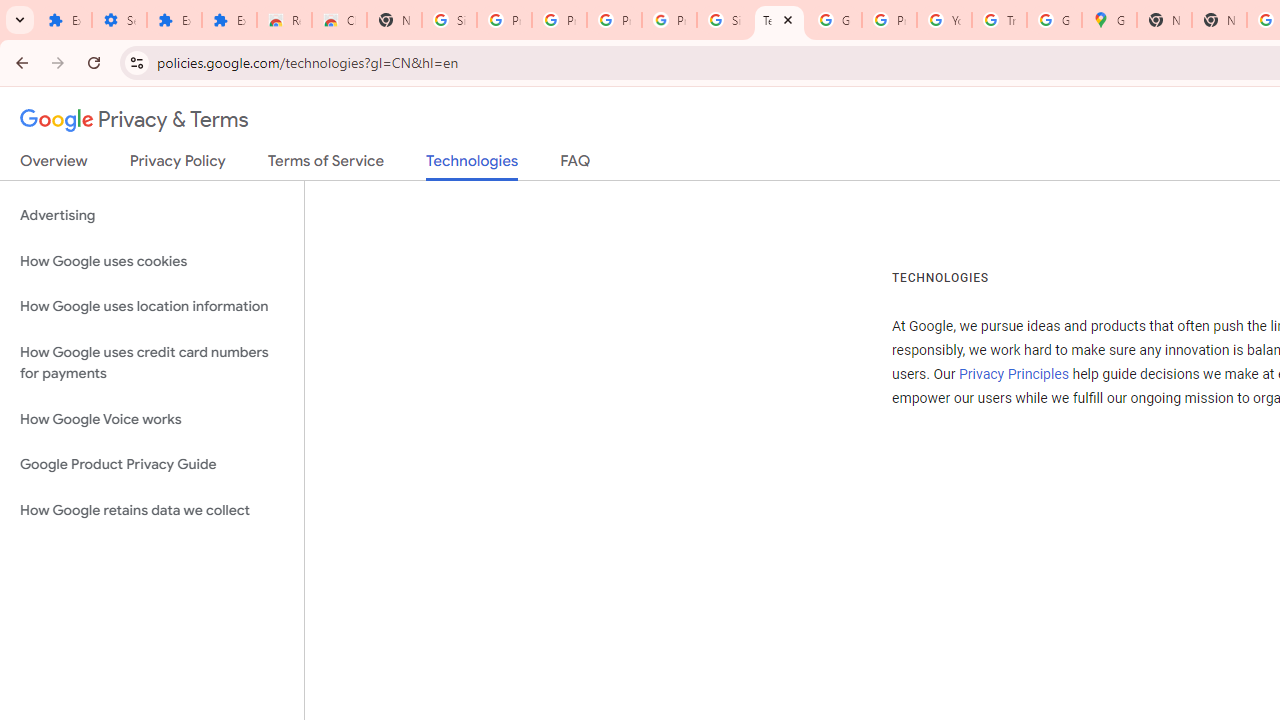  Describe the element at coordinates (118, 20) in the screenshot. I see `'Settings'` at that location.